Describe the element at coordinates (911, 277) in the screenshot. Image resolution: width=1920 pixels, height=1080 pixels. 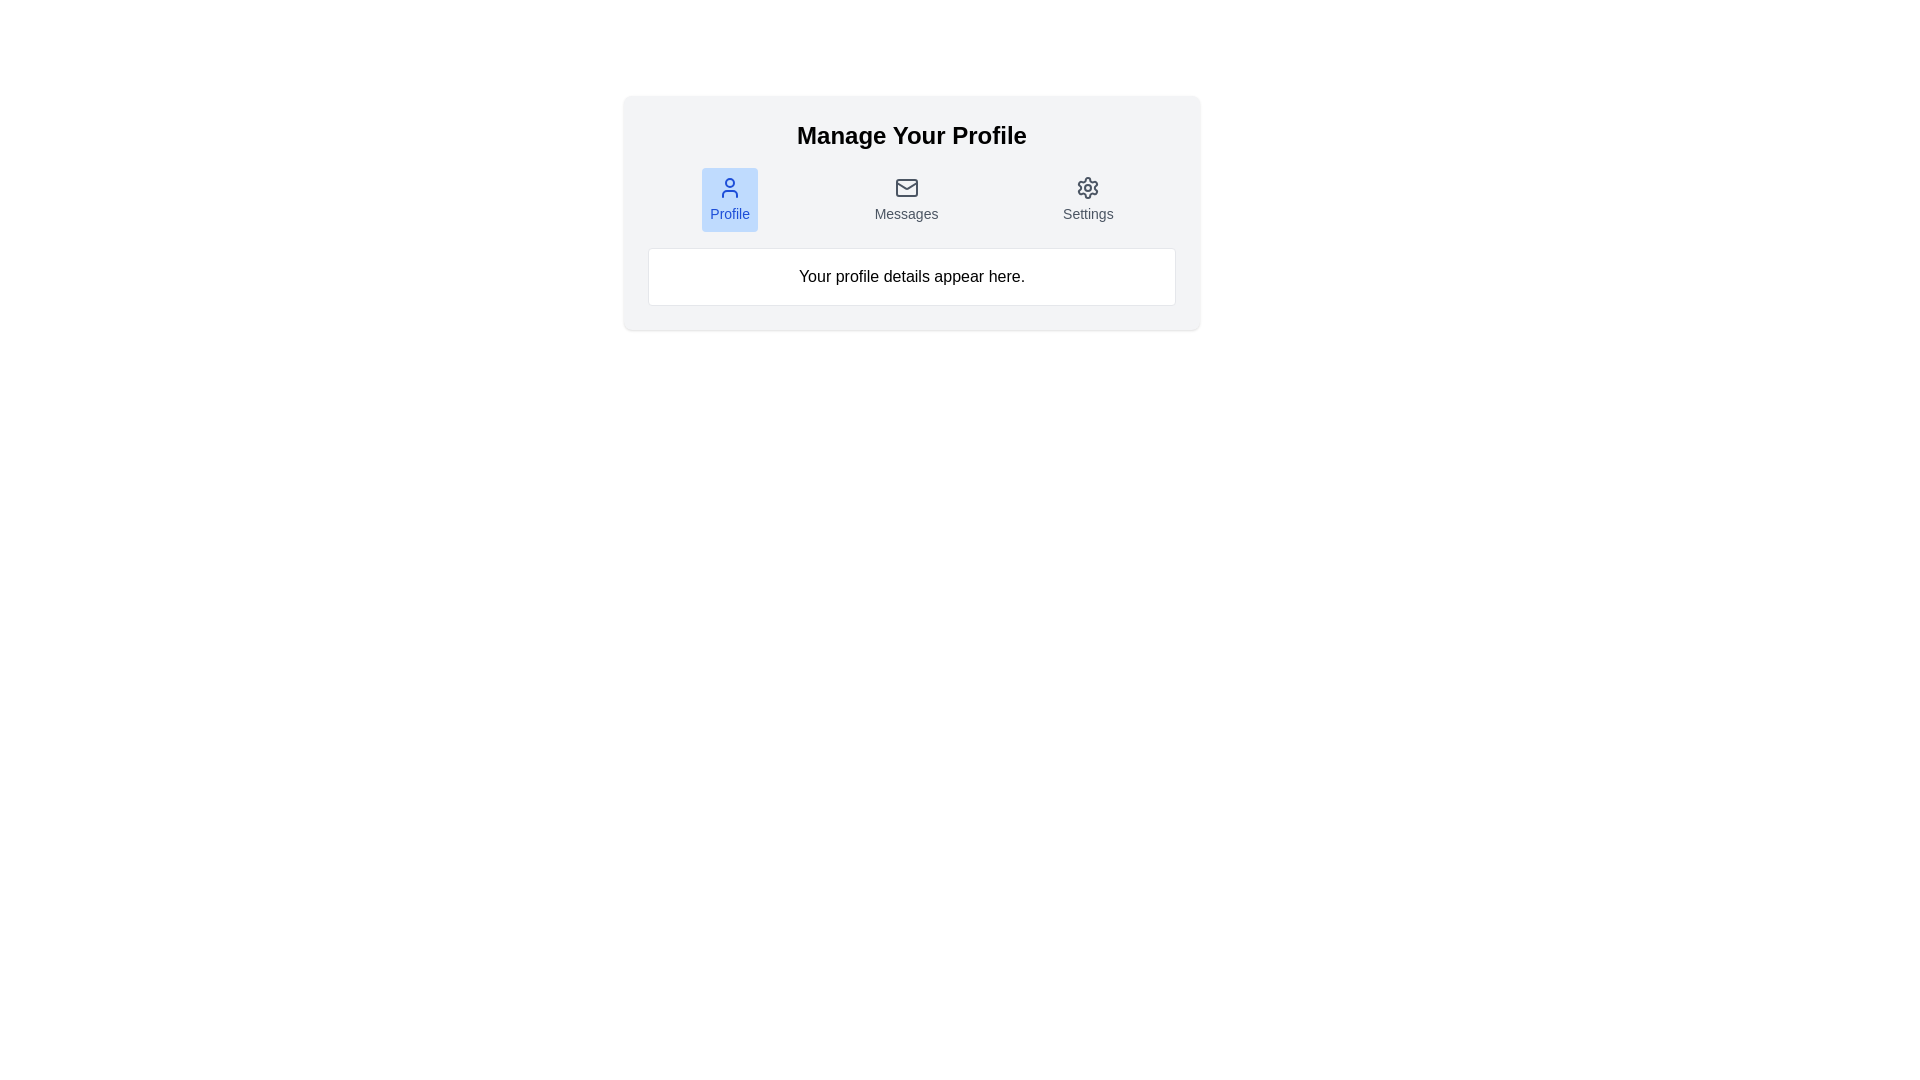
I see `the informational text displaying 'Your profile details appear here.' which is positioned within a rounded, bordered white box beneath the title 'Manage Your Profile'` at that location.